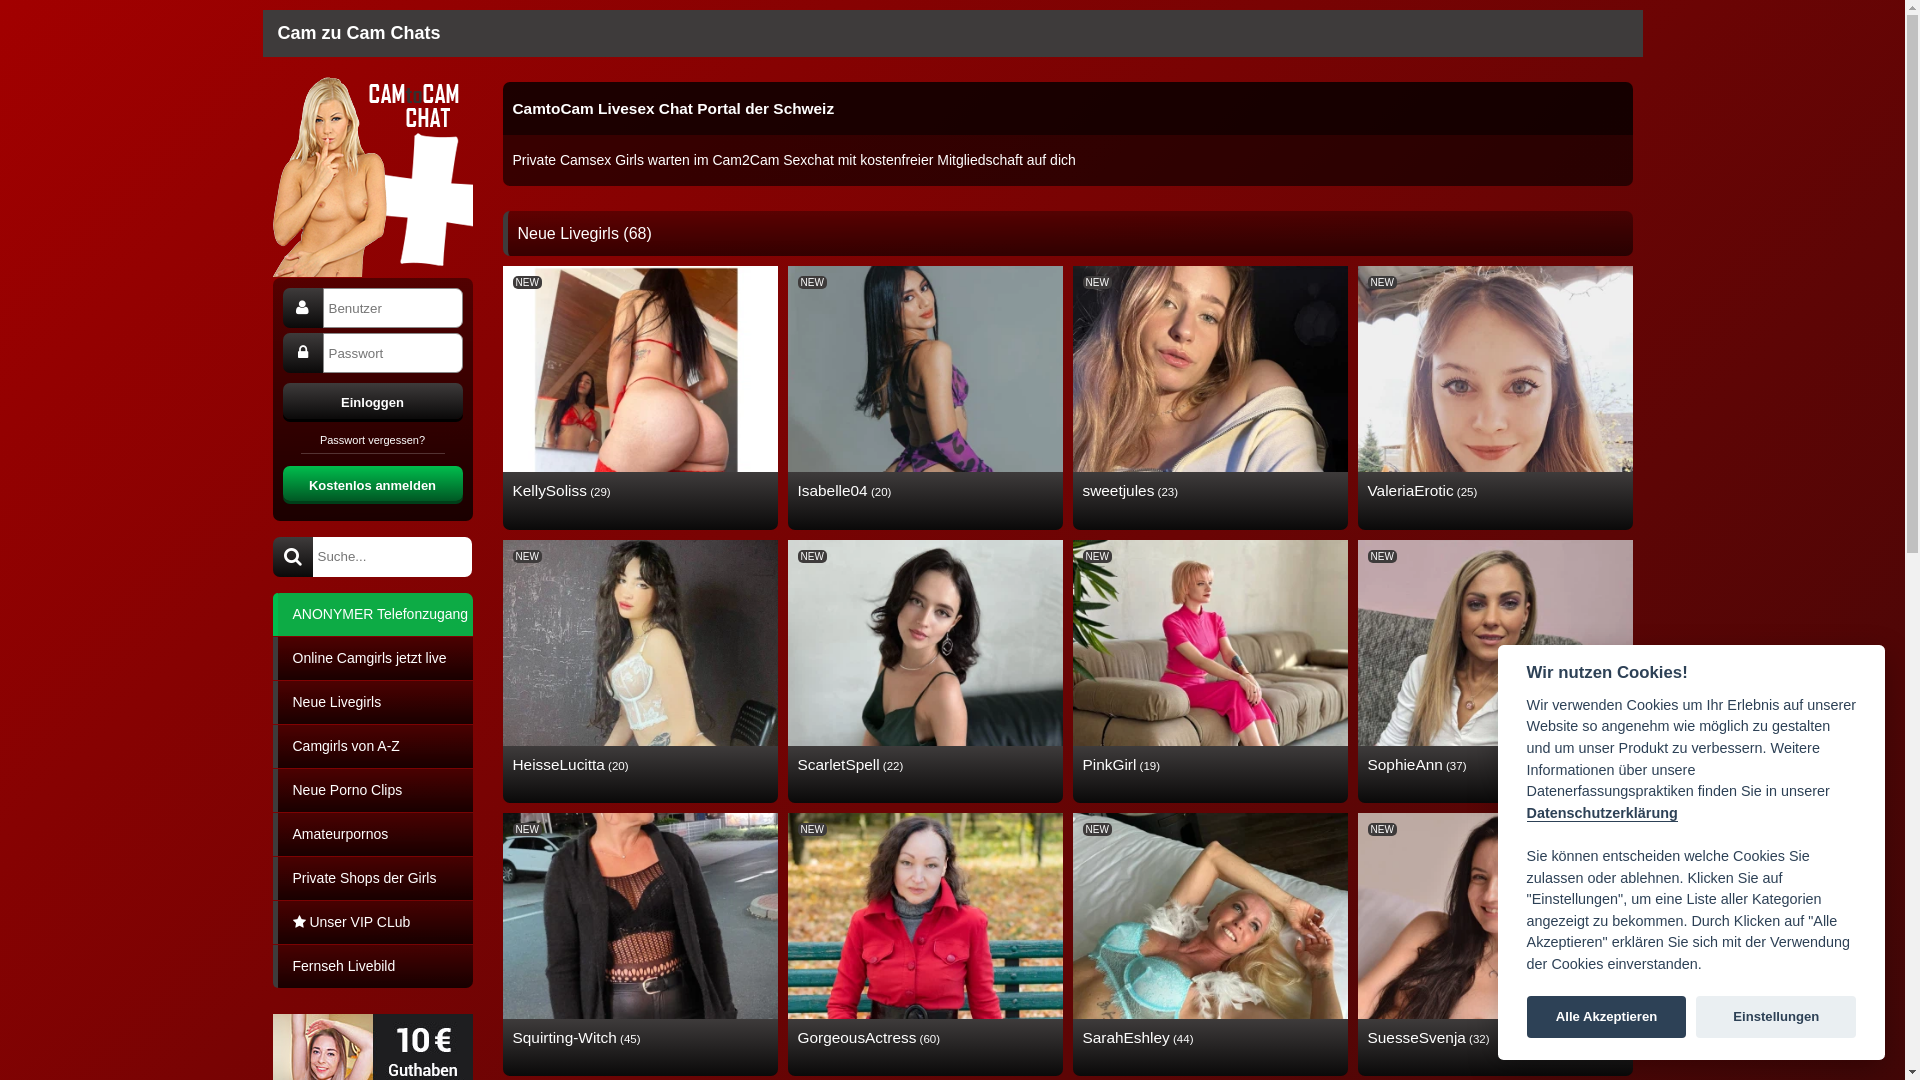 This screenshot has height=1080, width=1920. I want to click on 'ANONYMER Telefonzugang', so click(371, 612).